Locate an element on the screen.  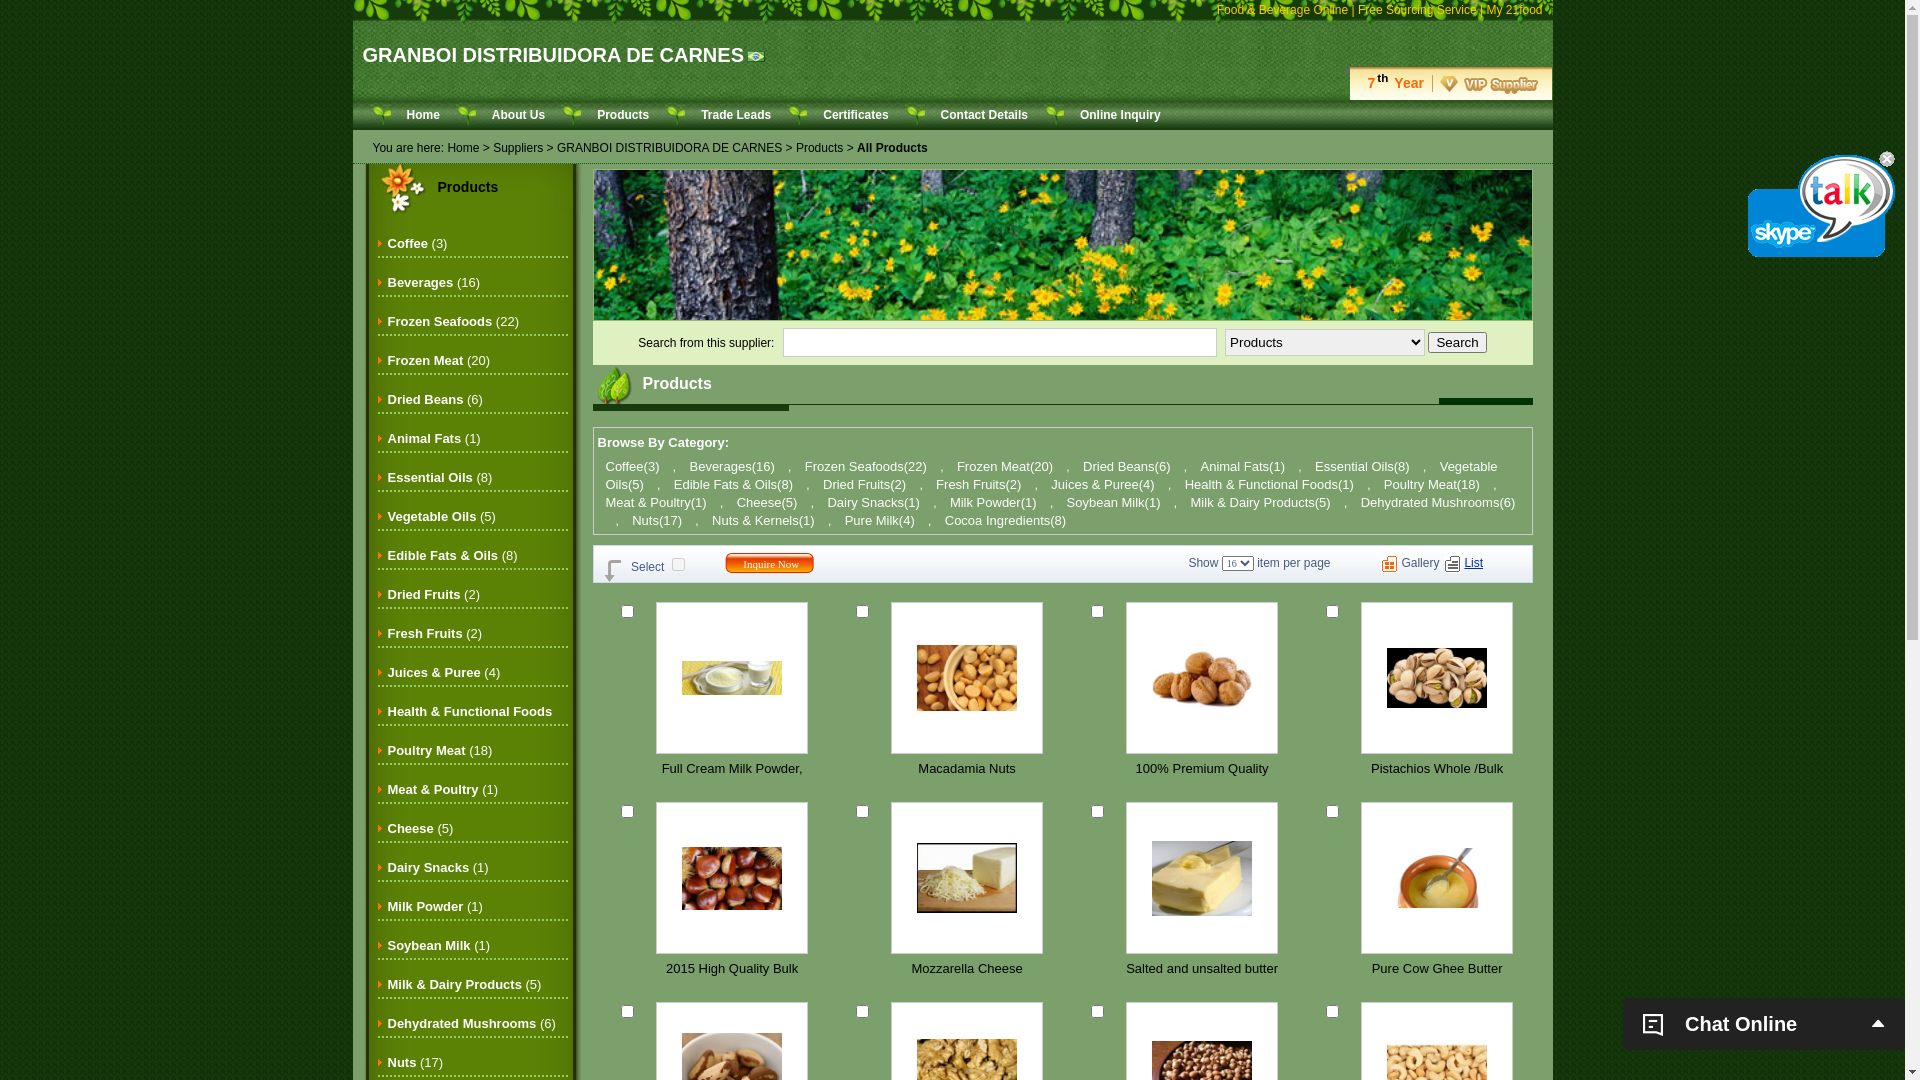
'Vegetable Oils (5)' is located at coordinates (388, 515).